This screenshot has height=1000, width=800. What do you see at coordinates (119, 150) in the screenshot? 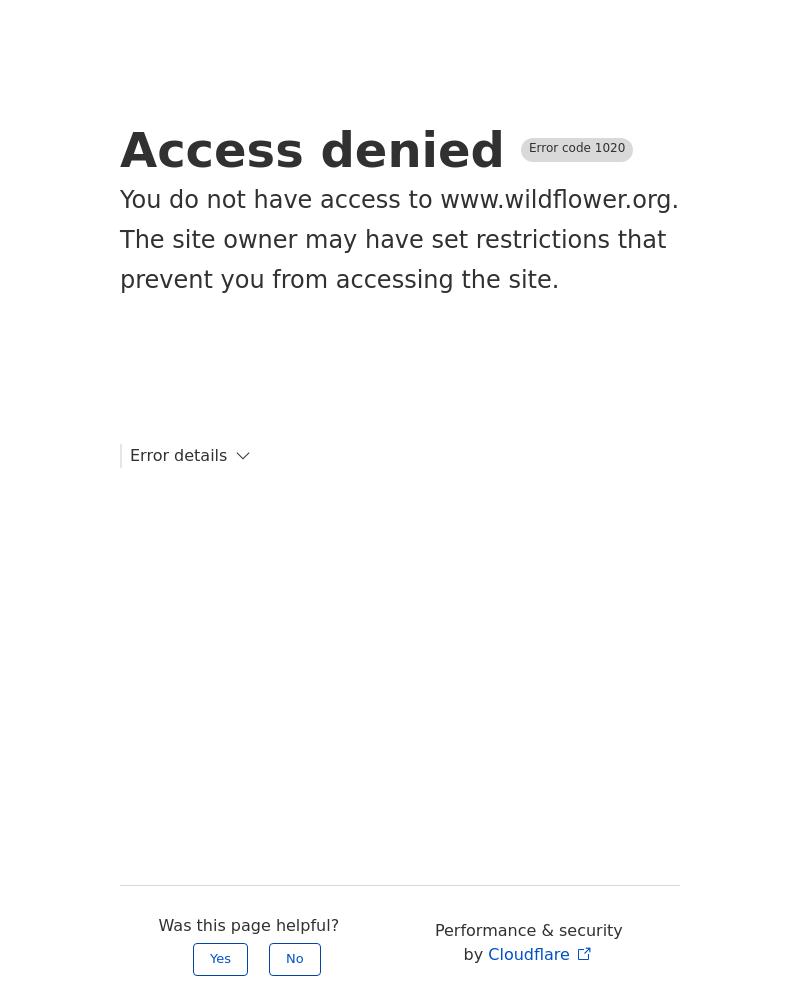
I see `'Access denied'` at bounding box center [119, 150].